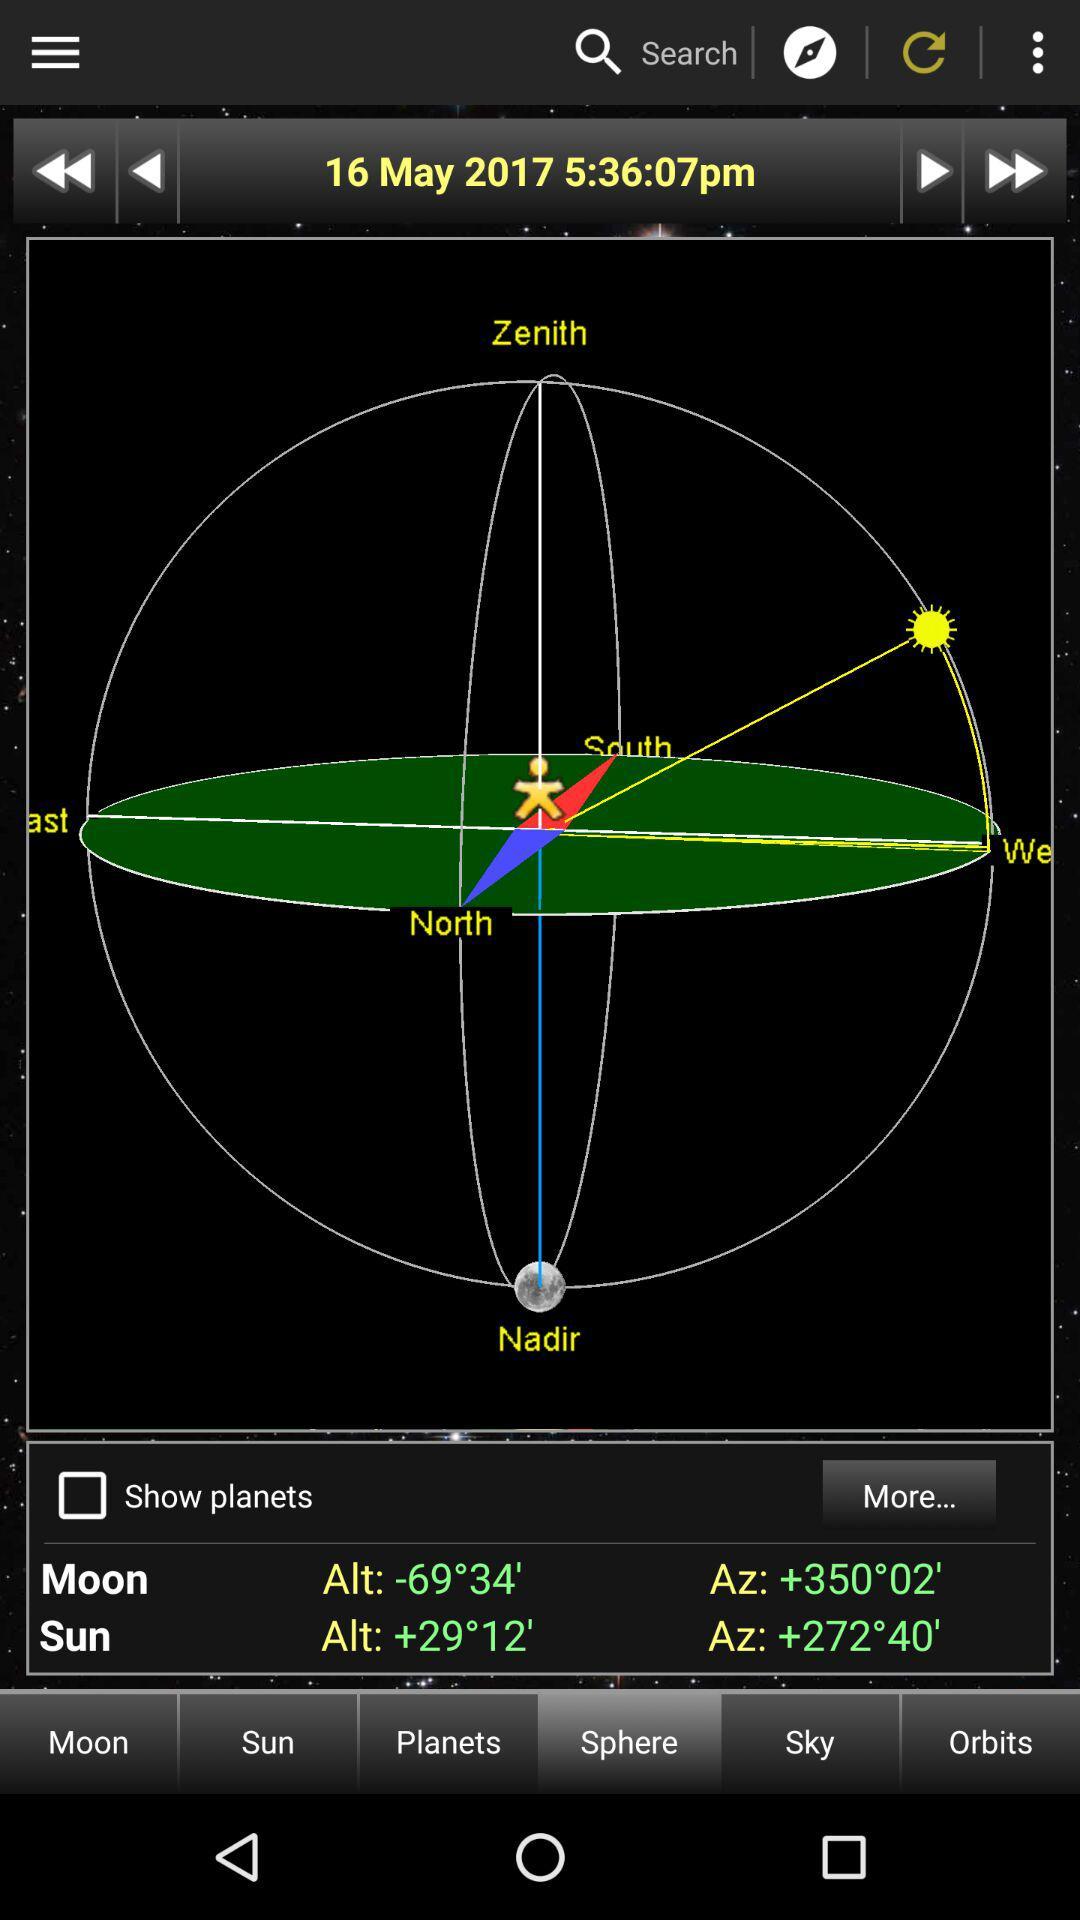  I want to click on the play icon, so click(932, 171).